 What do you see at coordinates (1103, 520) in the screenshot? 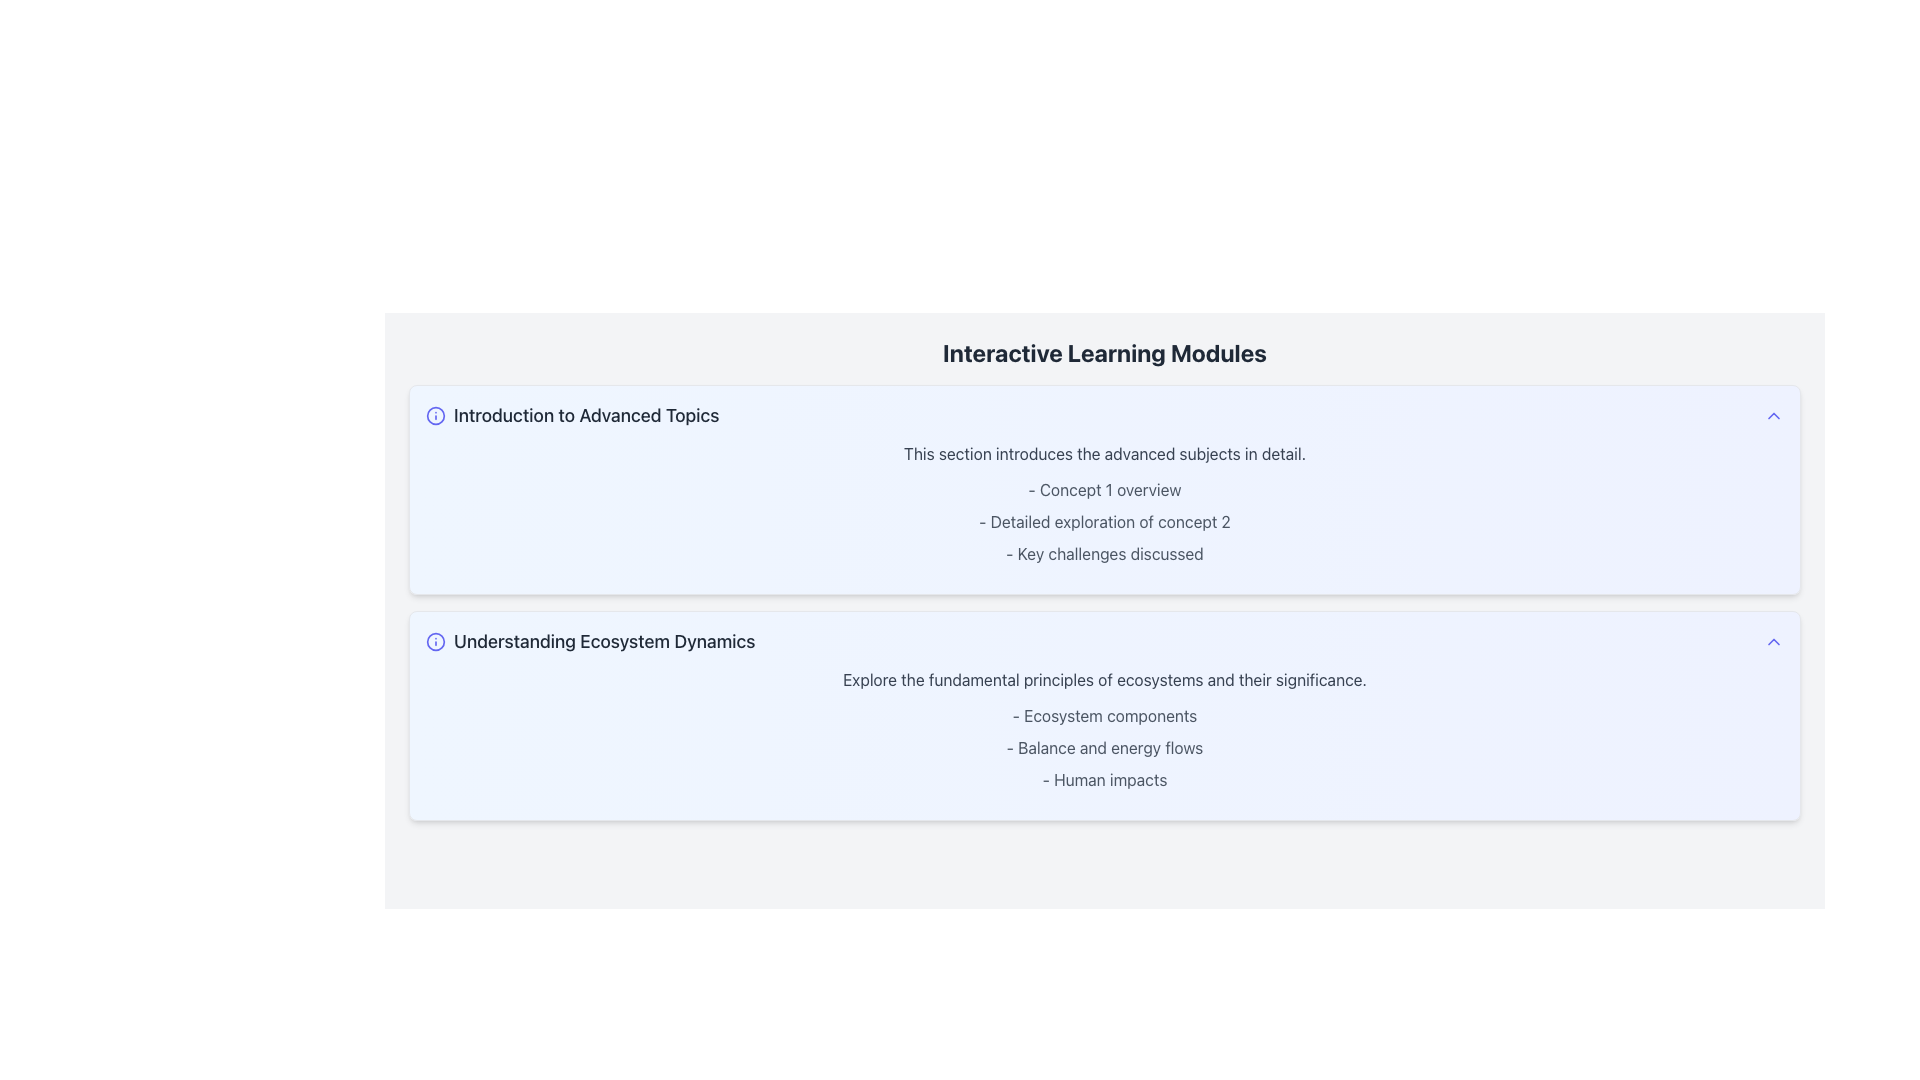
I see `the second bullet point in the list under the section titled 'Introduction to Advanced Topics' for selection or interaction` at bounding box center [1103, 520].